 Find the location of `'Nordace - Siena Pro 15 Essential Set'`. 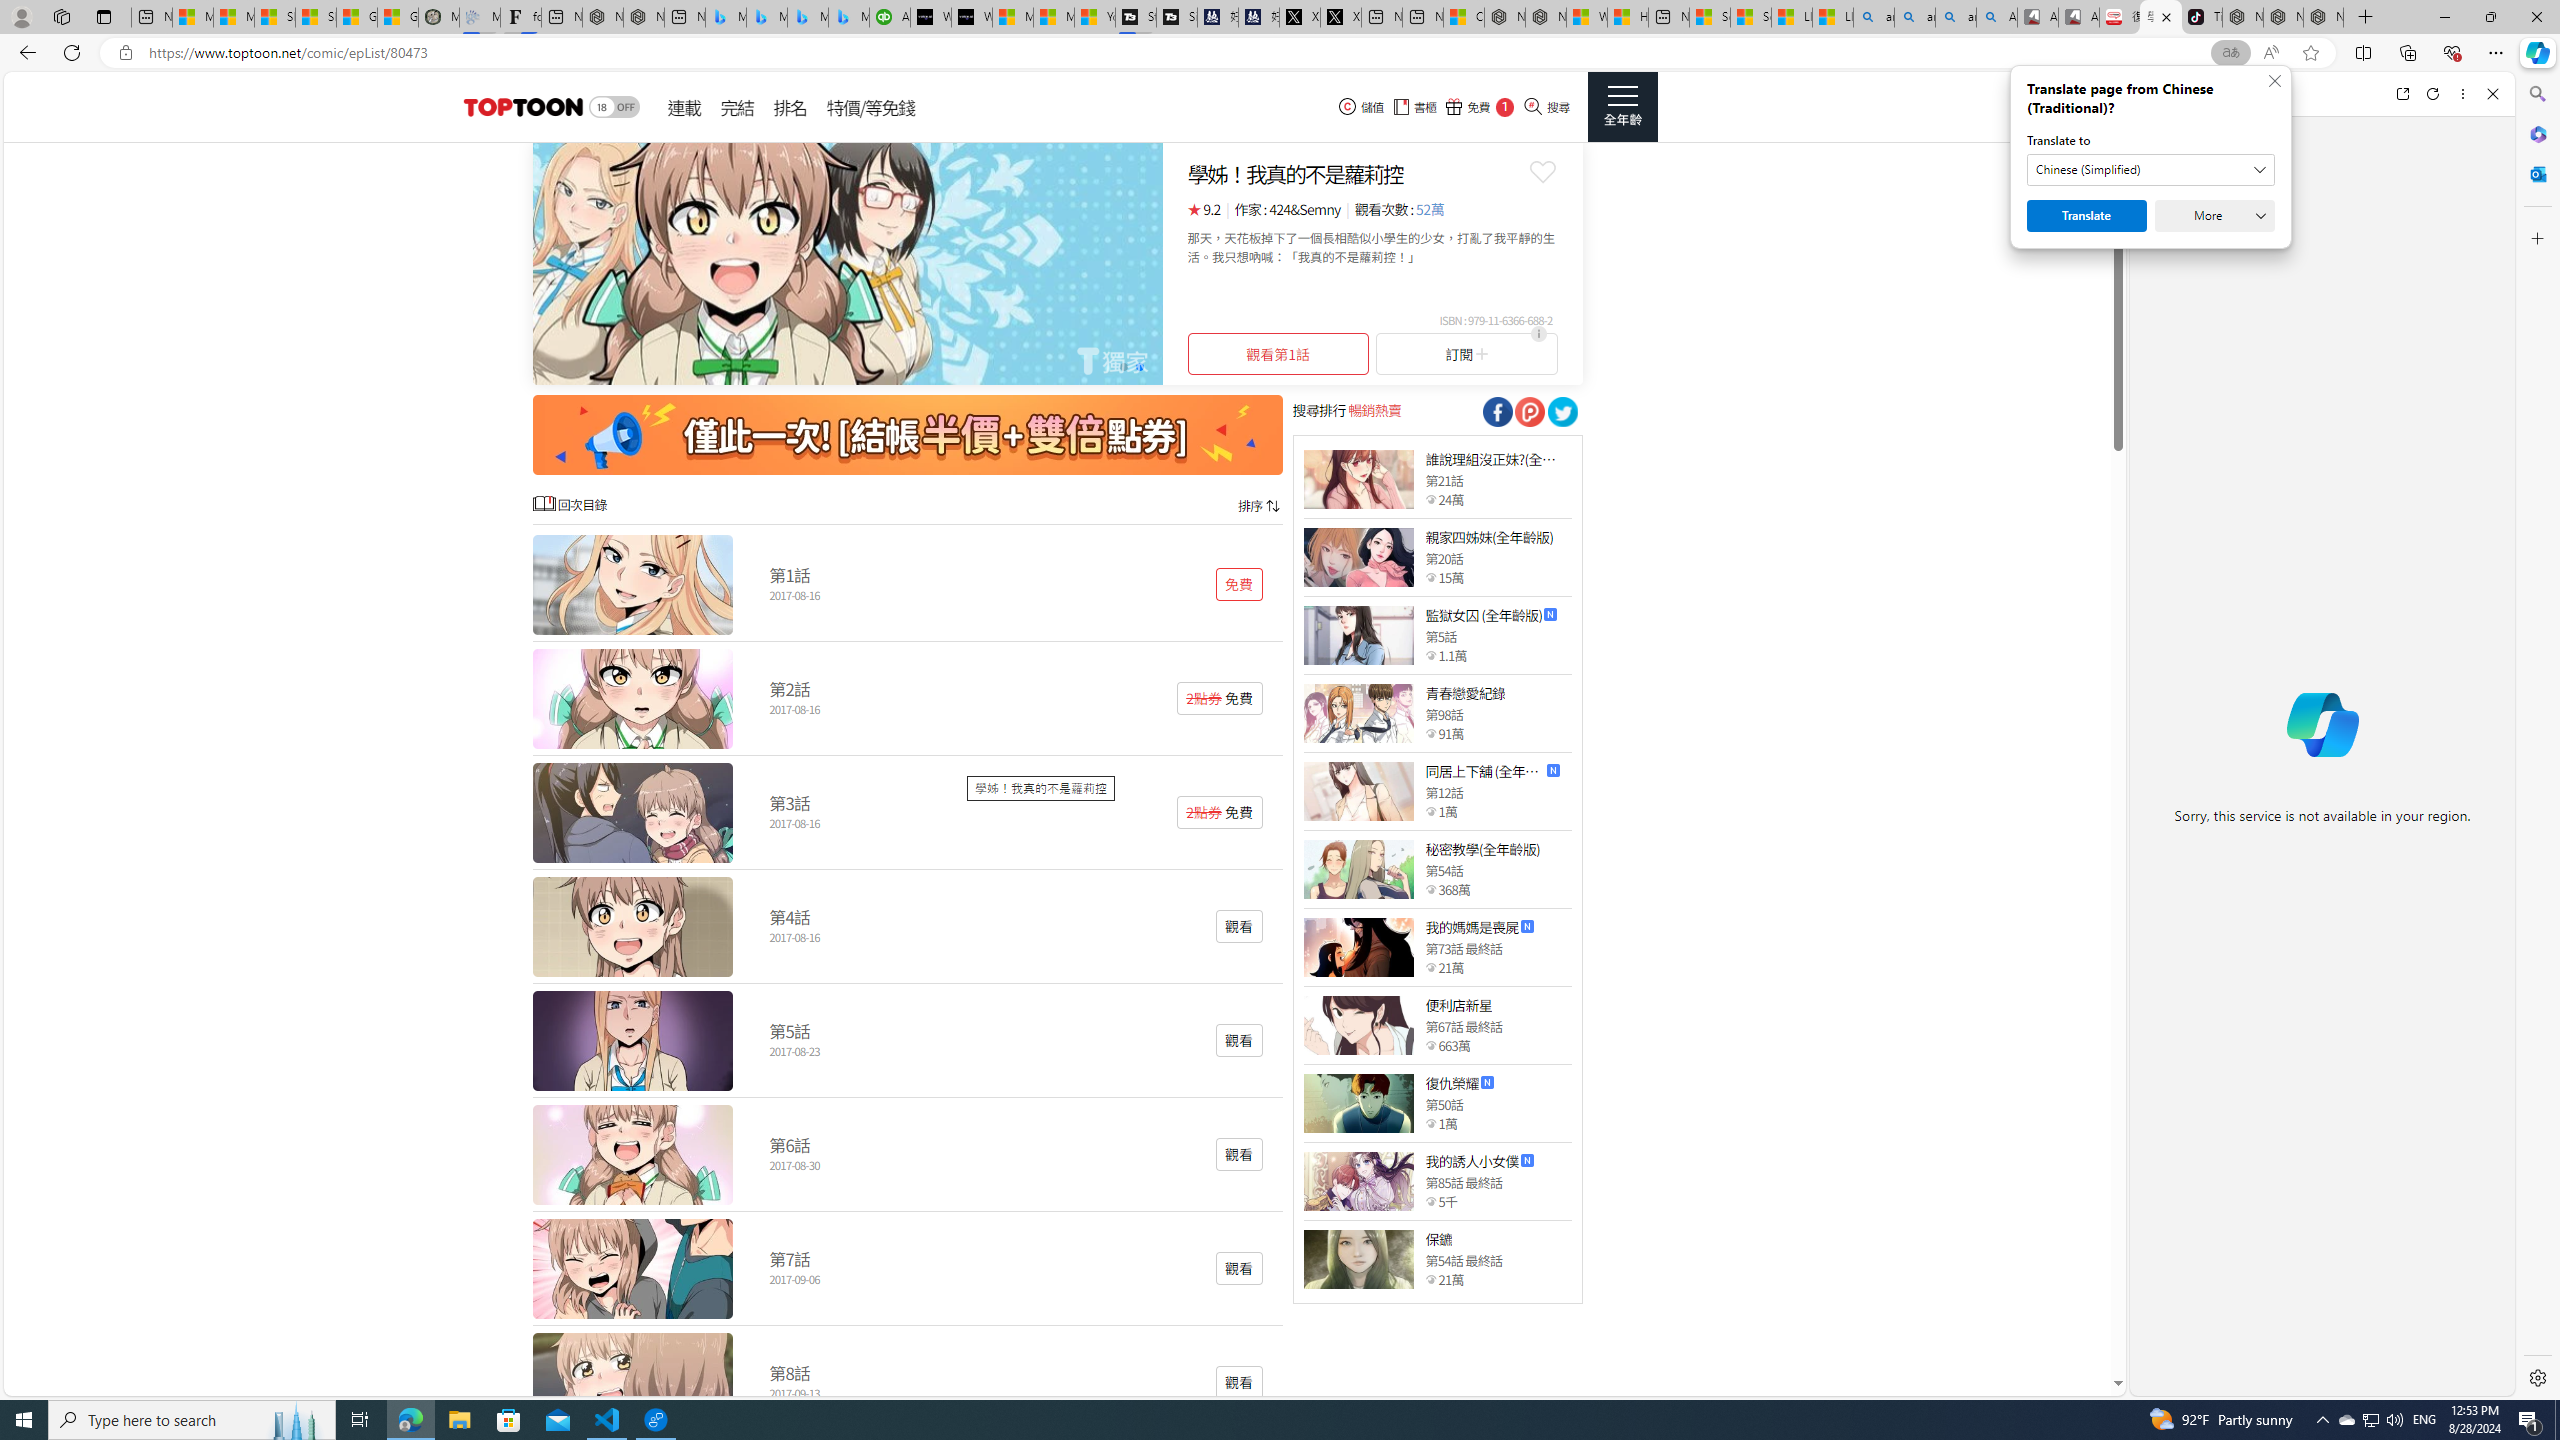

'Nordace - Siena Pro 15 Essential Set' is located at coordinates (2323, 16).